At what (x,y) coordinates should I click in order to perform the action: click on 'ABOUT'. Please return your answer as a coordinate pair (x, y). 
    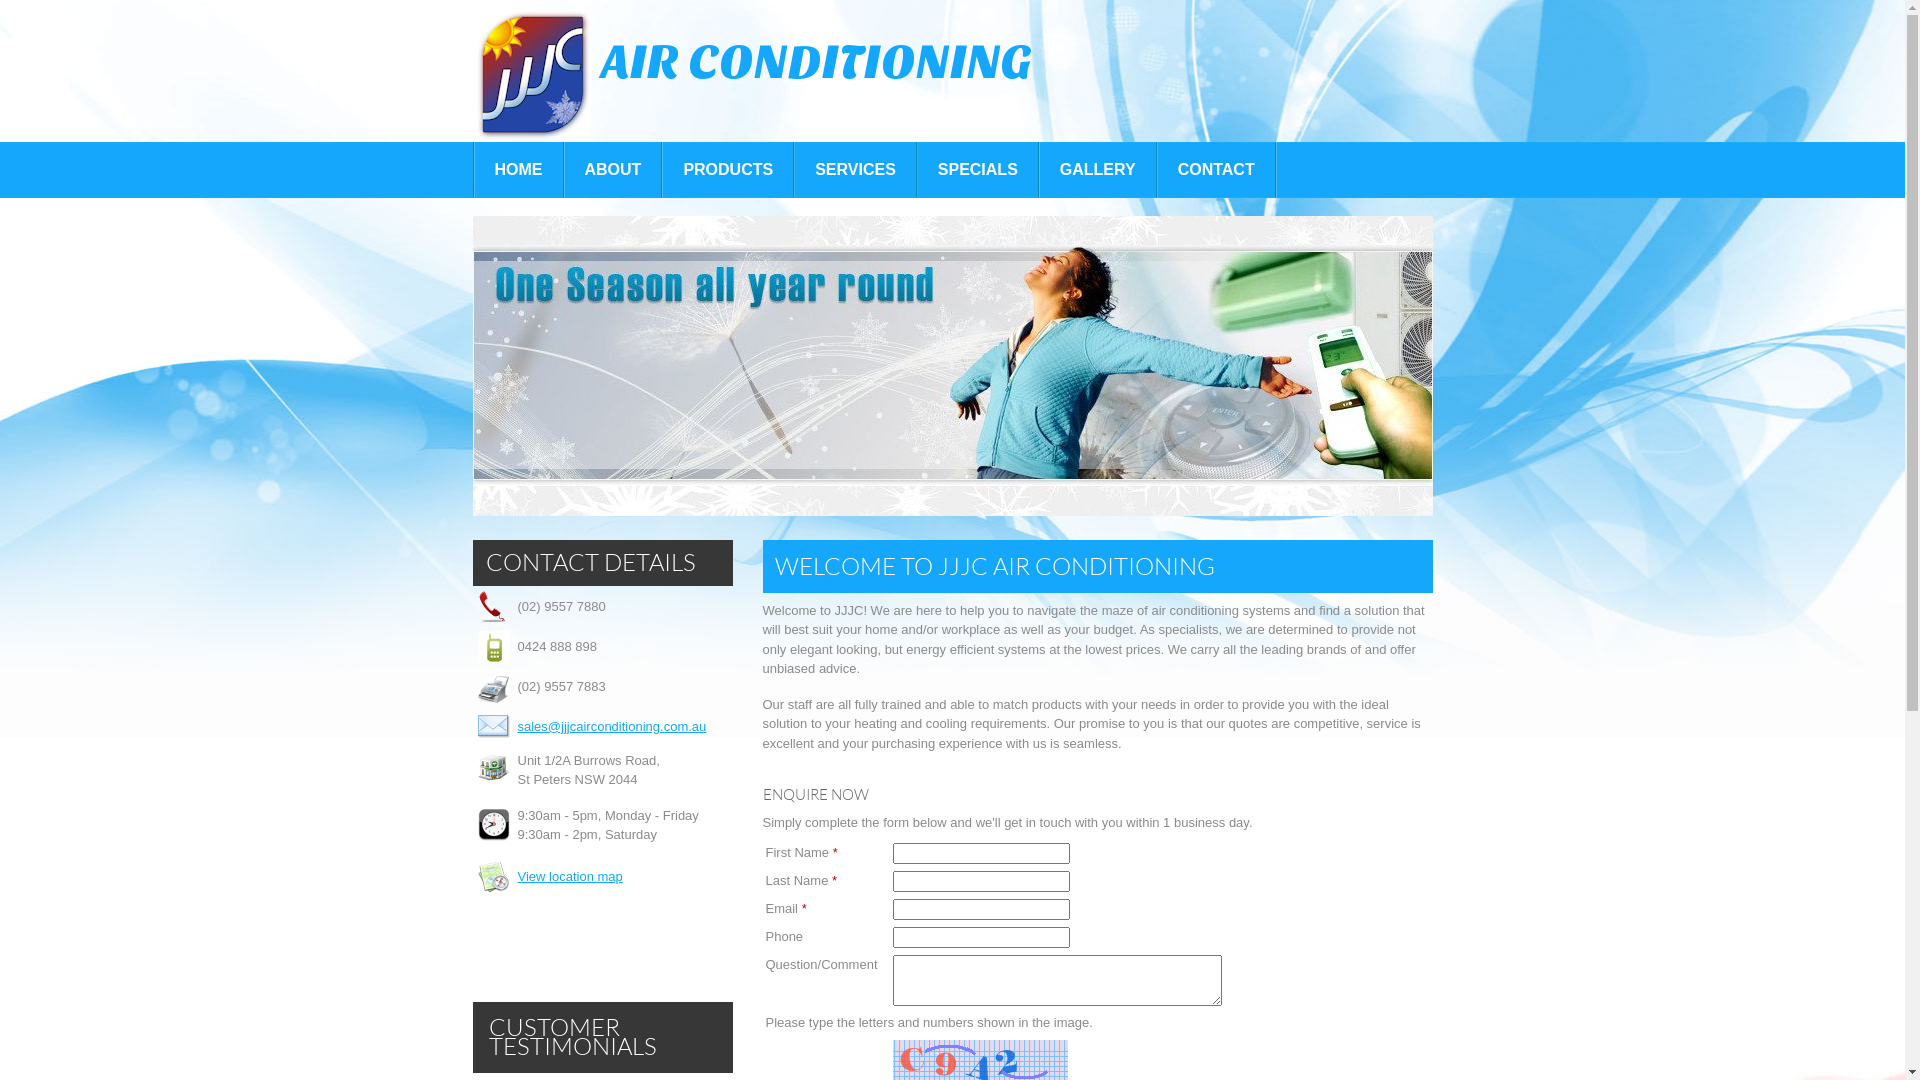
    Looking at the image, I should click on (611, 168).